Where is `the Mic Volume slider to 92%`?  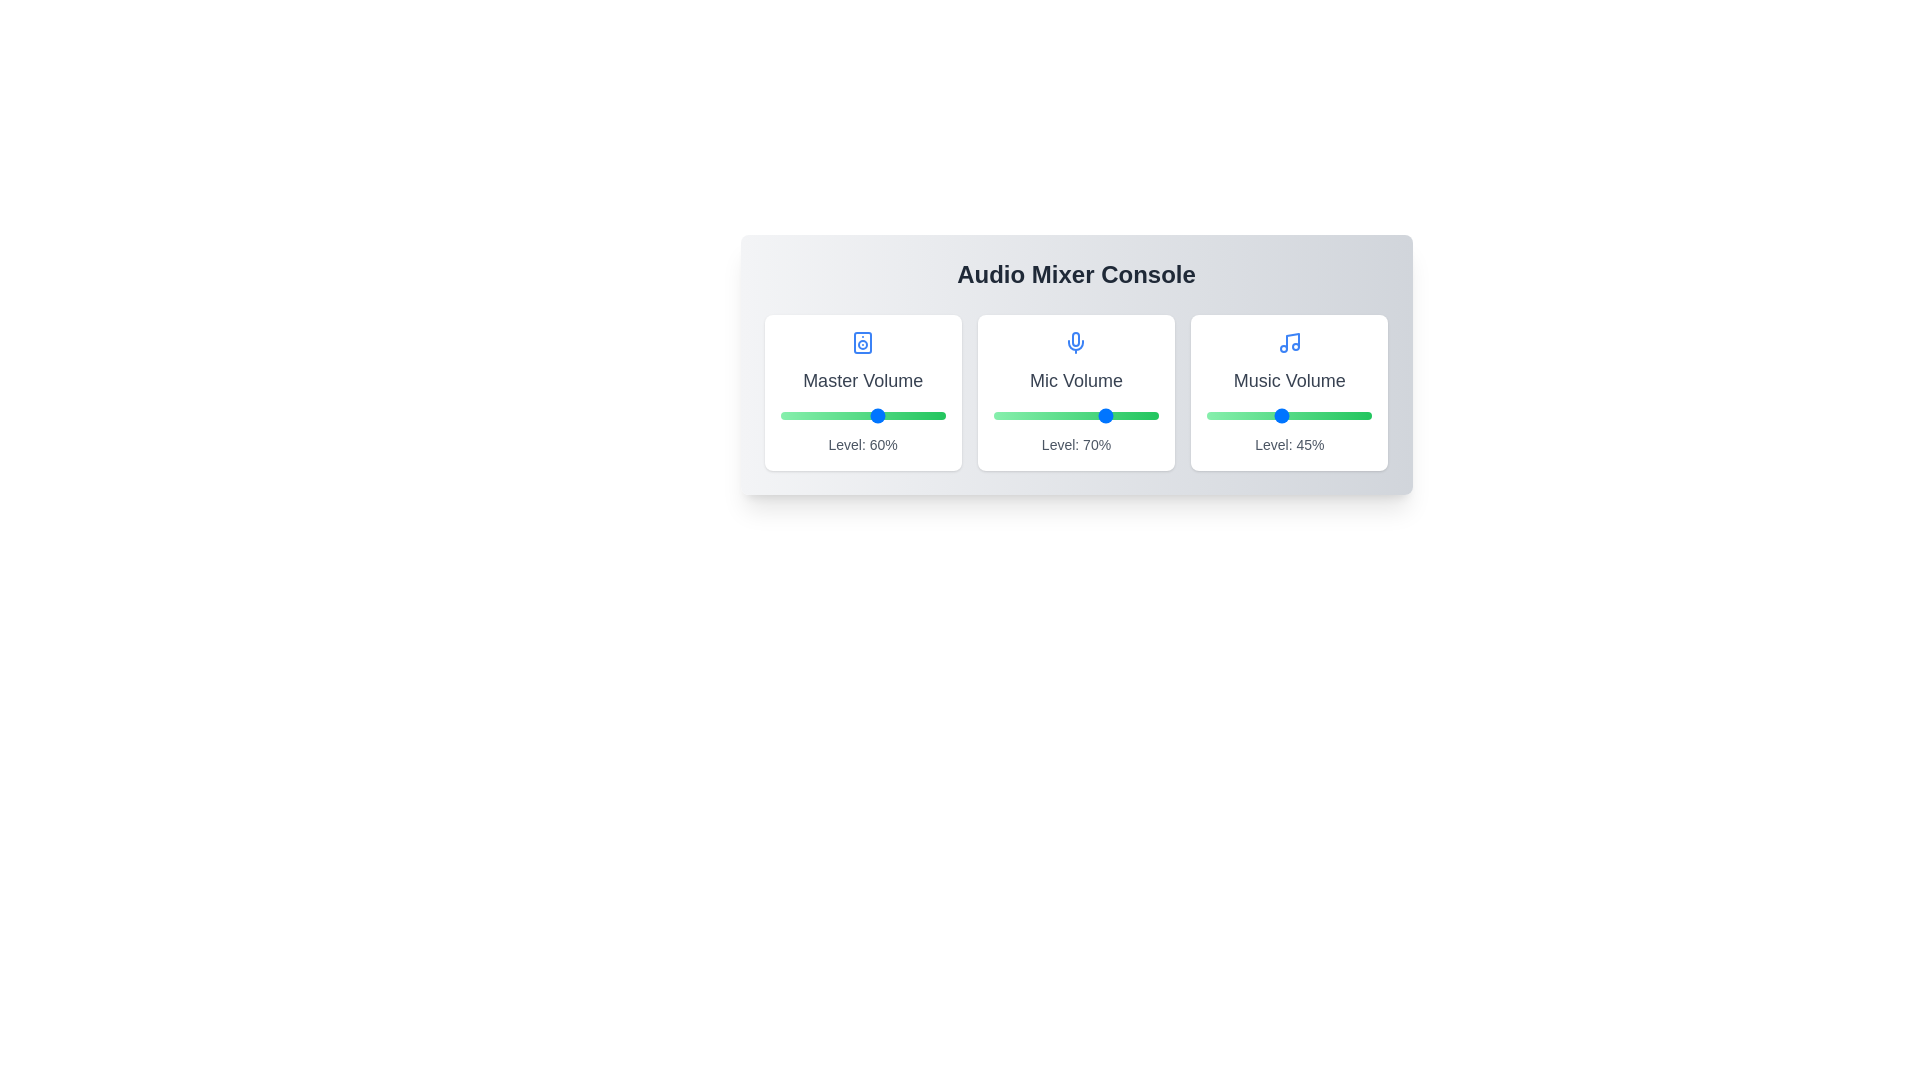
the Mic Volume slider to 92% is located at coordinates (1145, 415).